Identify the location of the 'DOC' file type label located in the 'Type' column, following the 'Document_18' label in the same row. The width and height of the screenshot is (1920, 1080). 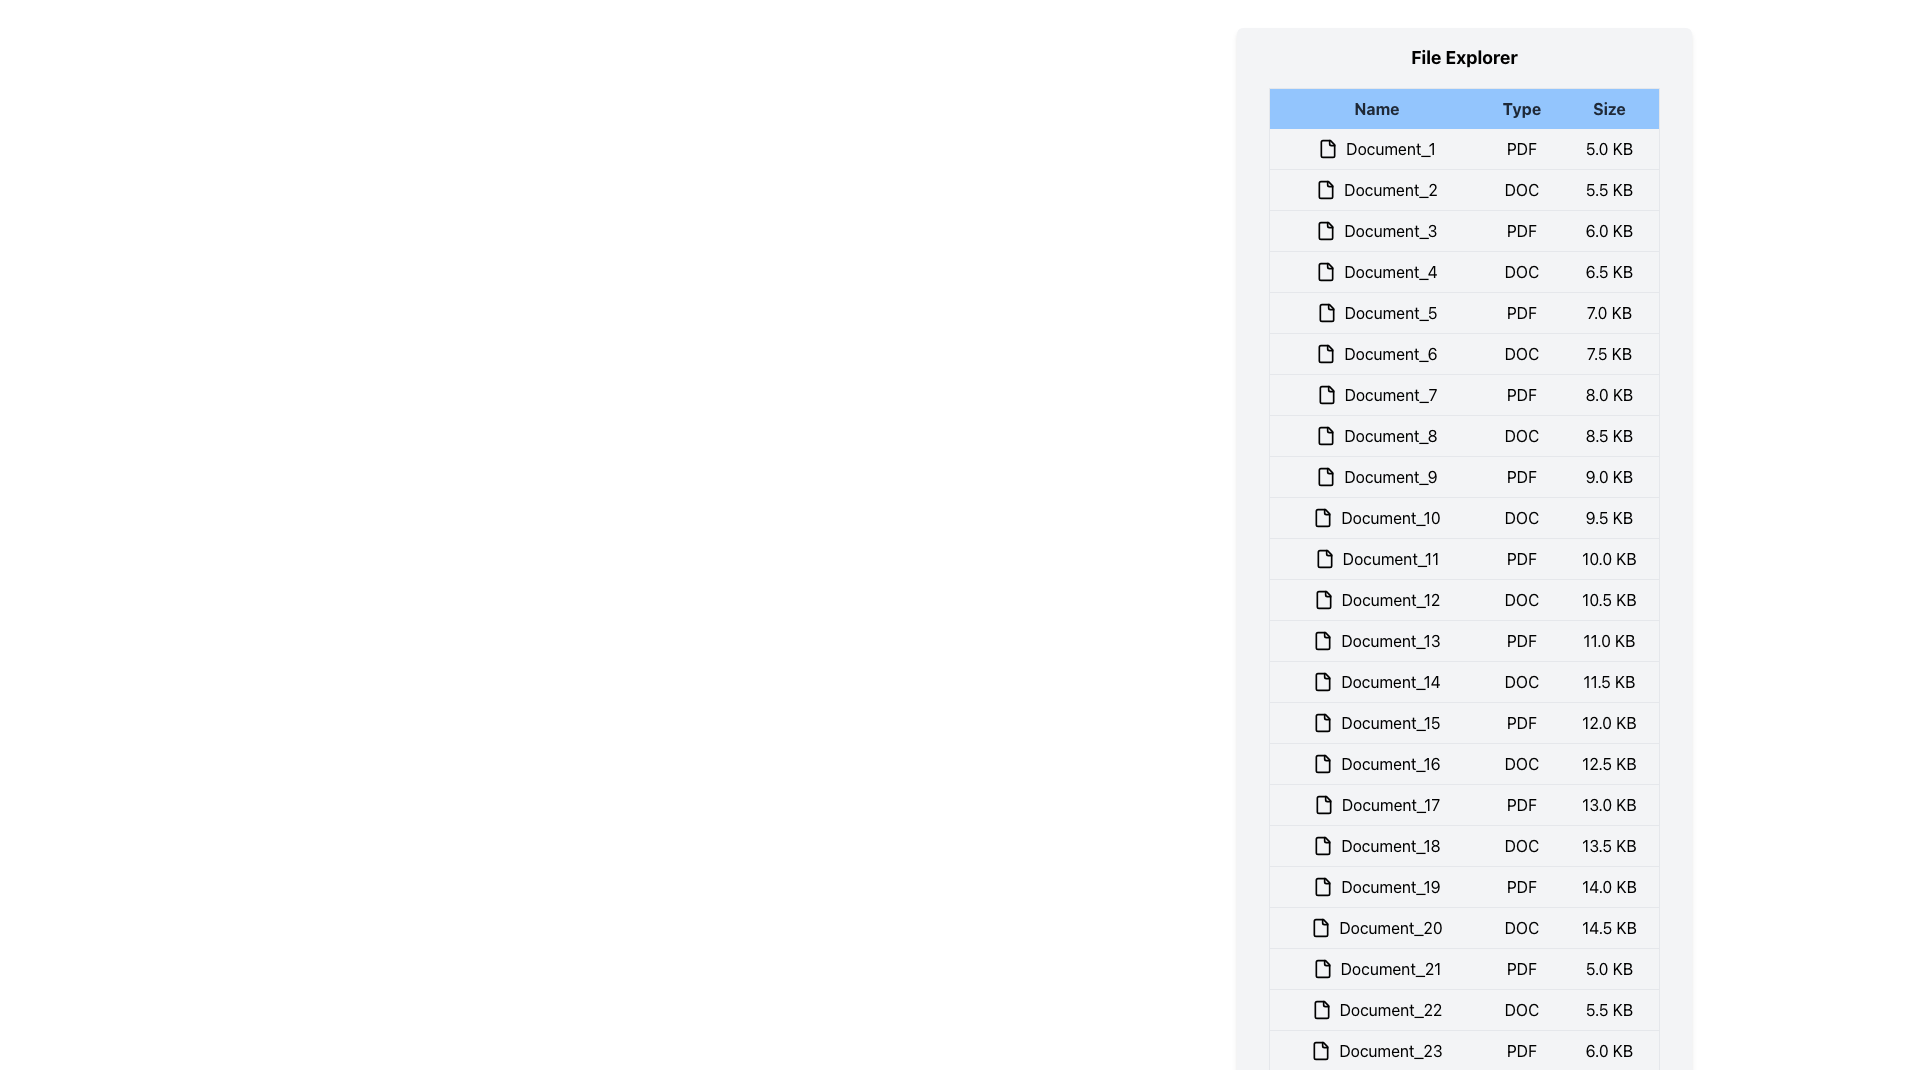
(1520, 845).